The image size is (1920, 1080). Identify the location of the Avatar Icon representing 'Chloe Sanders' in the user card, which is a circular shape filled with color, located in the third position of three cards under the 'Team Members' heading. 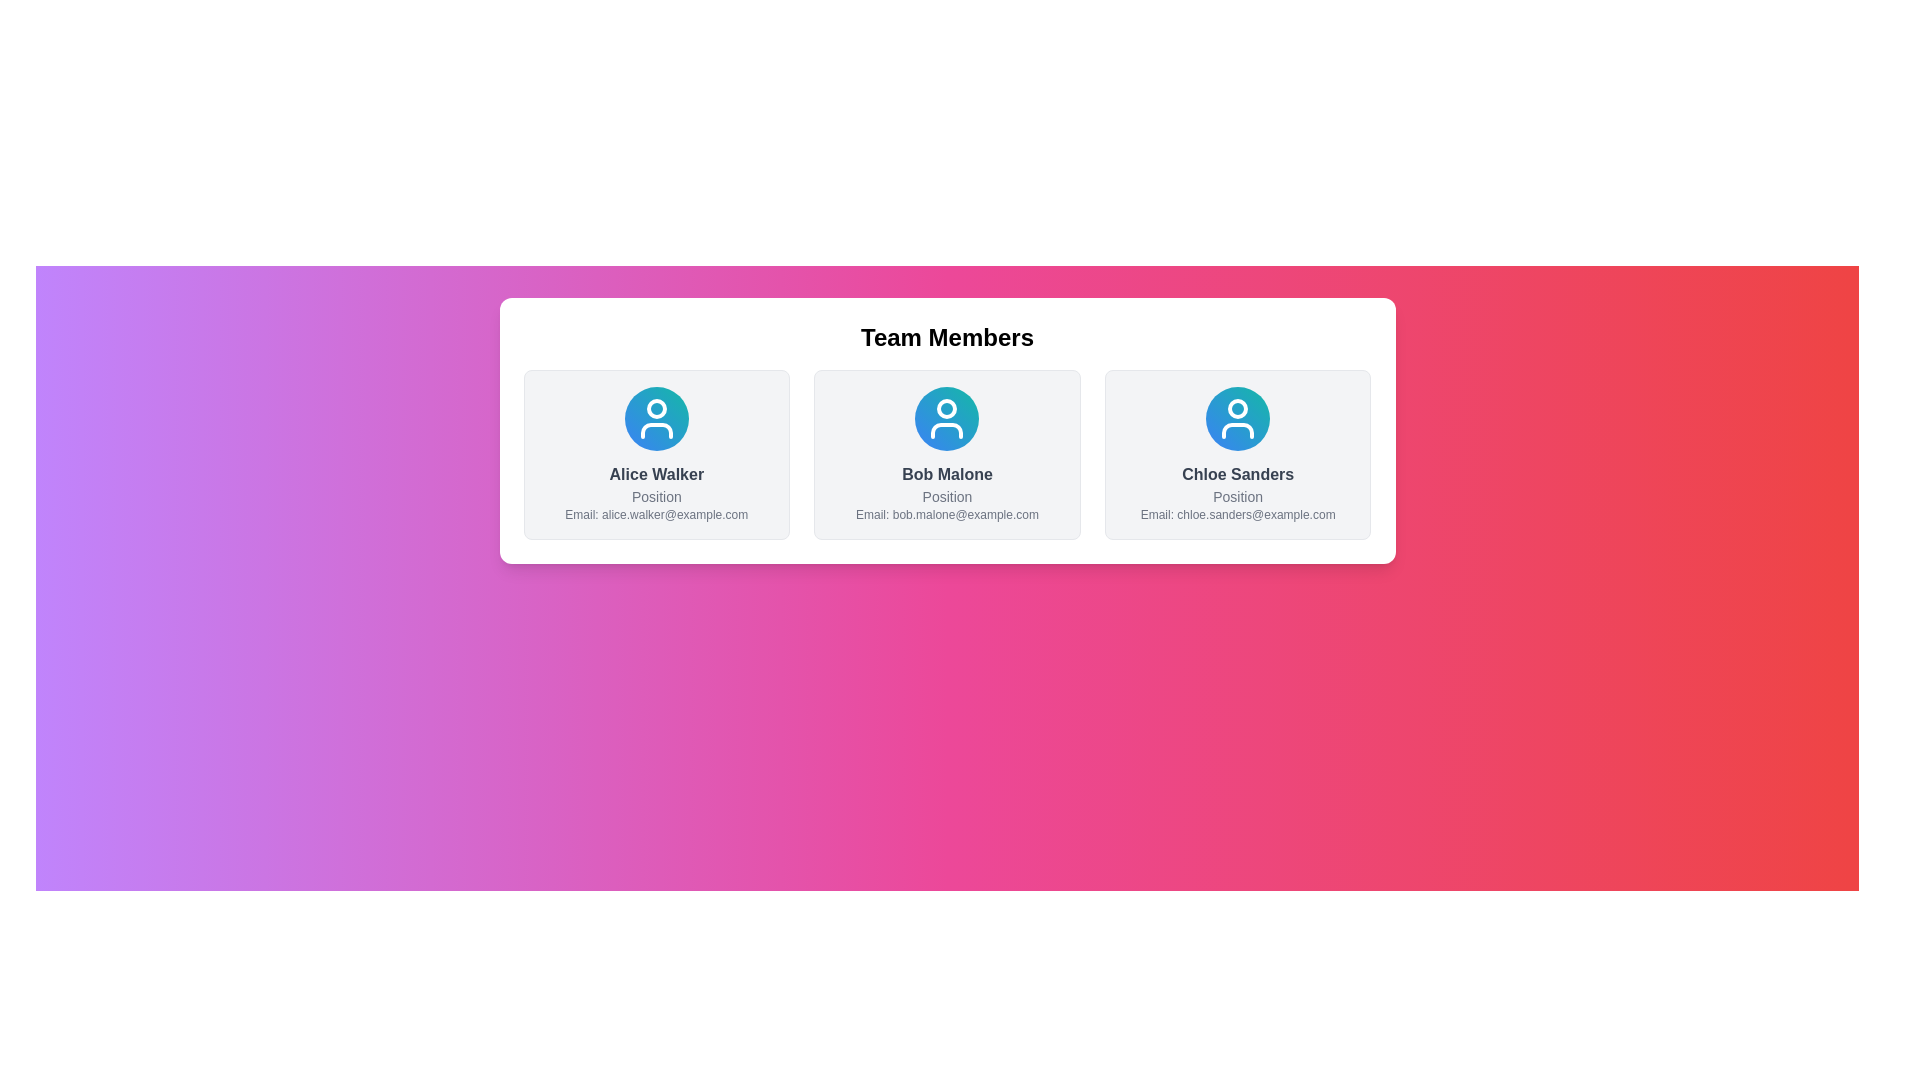
(1237, 407).